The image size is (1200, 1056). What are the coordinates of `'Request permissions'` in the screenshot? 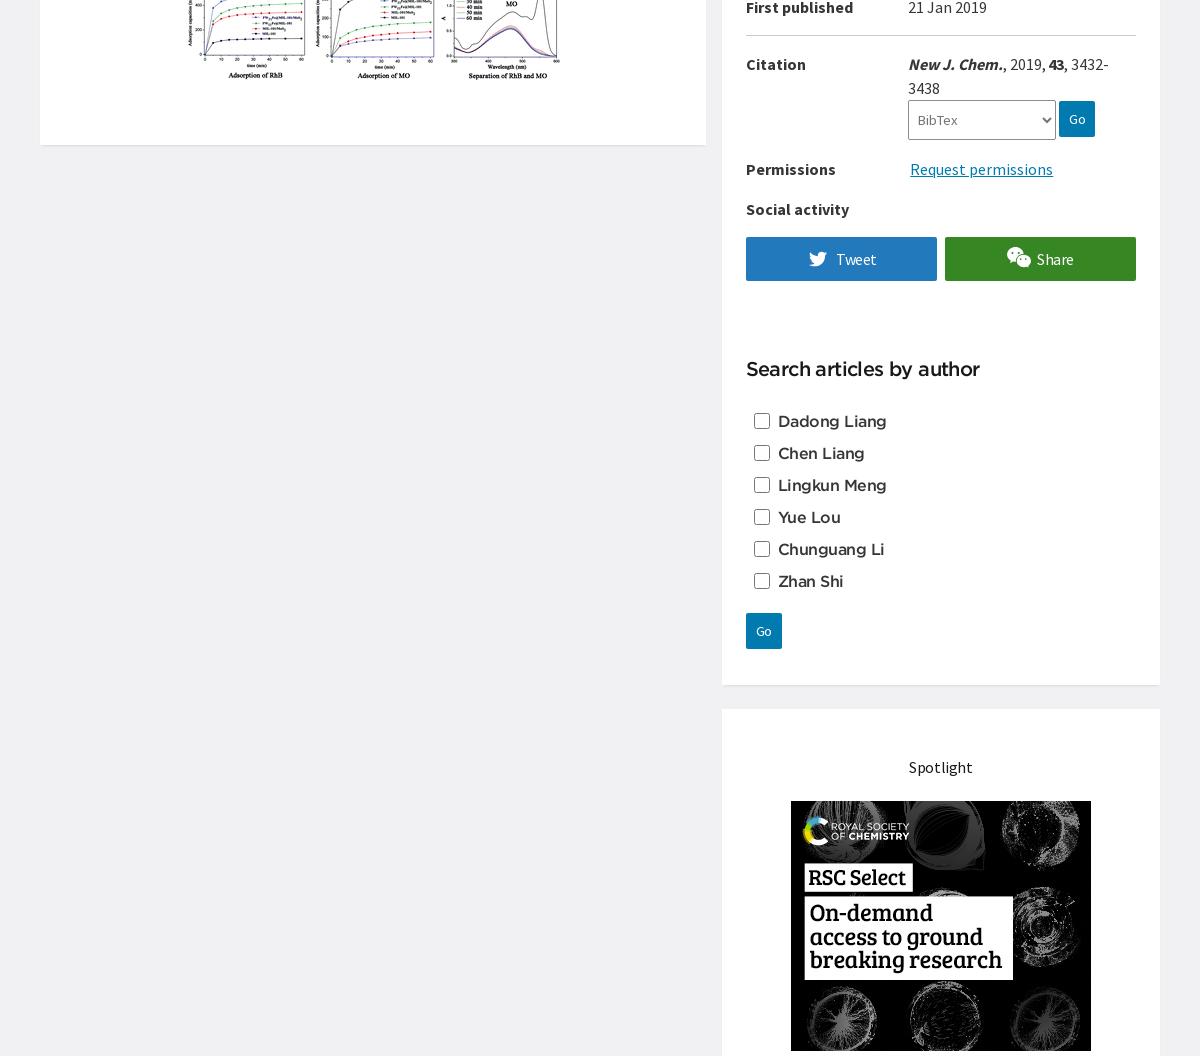 It's located at (981, 168).